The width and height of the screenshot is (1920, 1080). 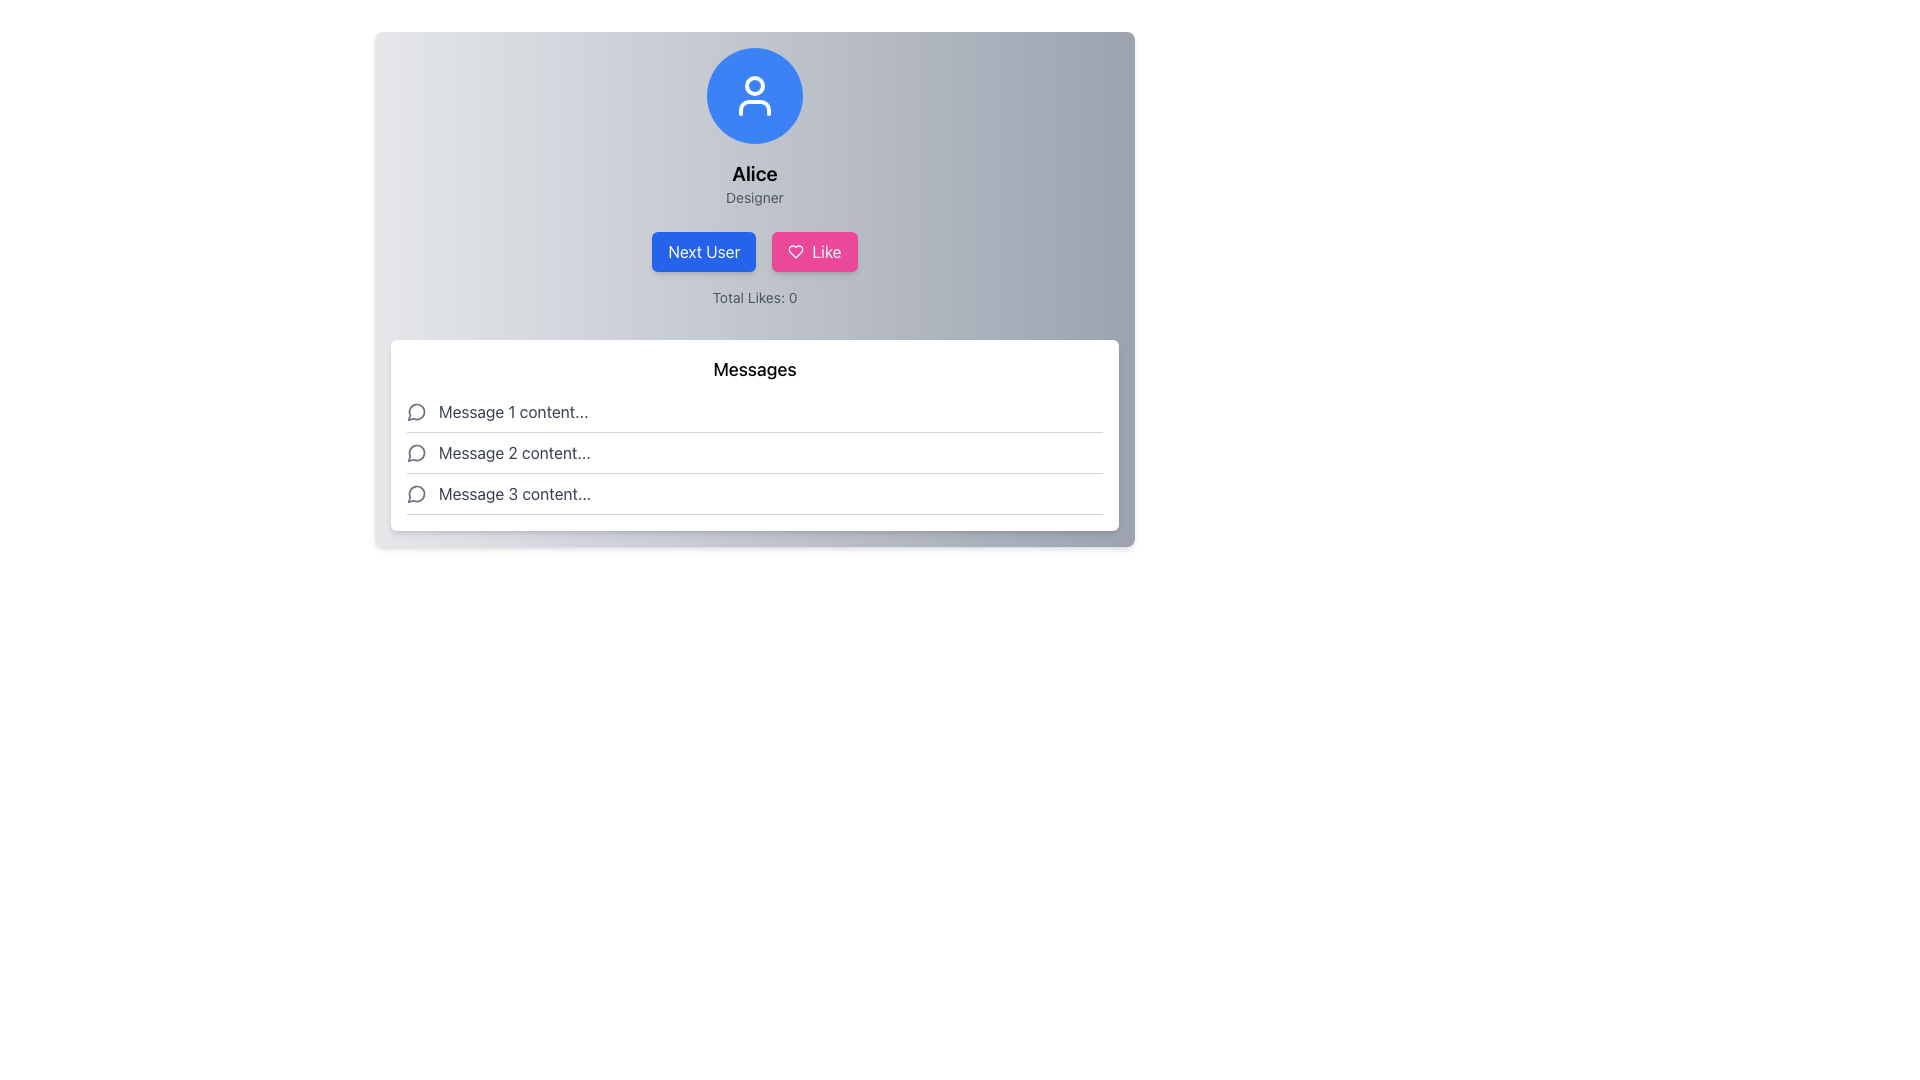 I want to click on text content of the label displaying 'Alice', which is a large, bold text label located centrally in the profile card layout, positioned above the smaller label 'Designer', so click(x=753, y=172).